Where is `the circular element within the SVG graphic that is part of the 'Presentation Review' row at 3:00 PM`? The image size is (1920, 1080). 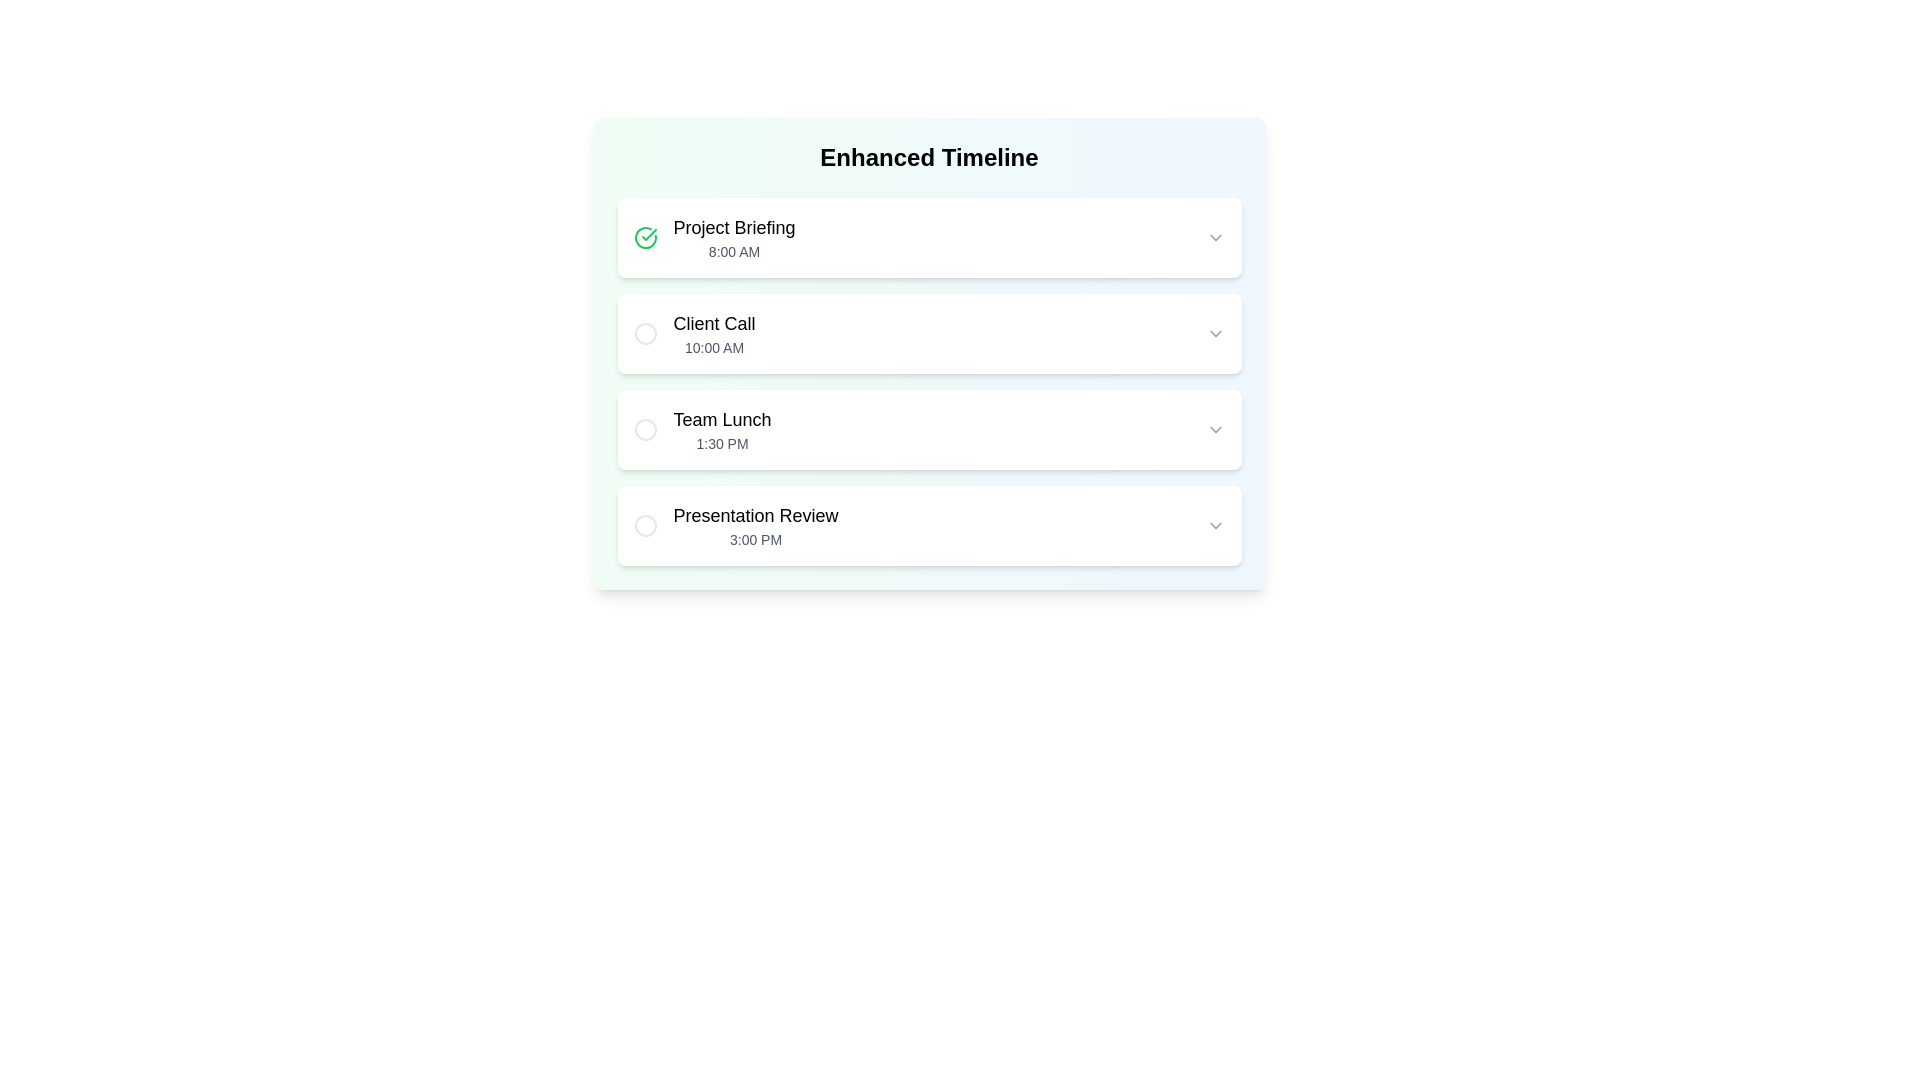 the circular element within the SVG graphic that is part of the 'Presentation Review' row at 3:00 PM is located at coordinates (645, 524).